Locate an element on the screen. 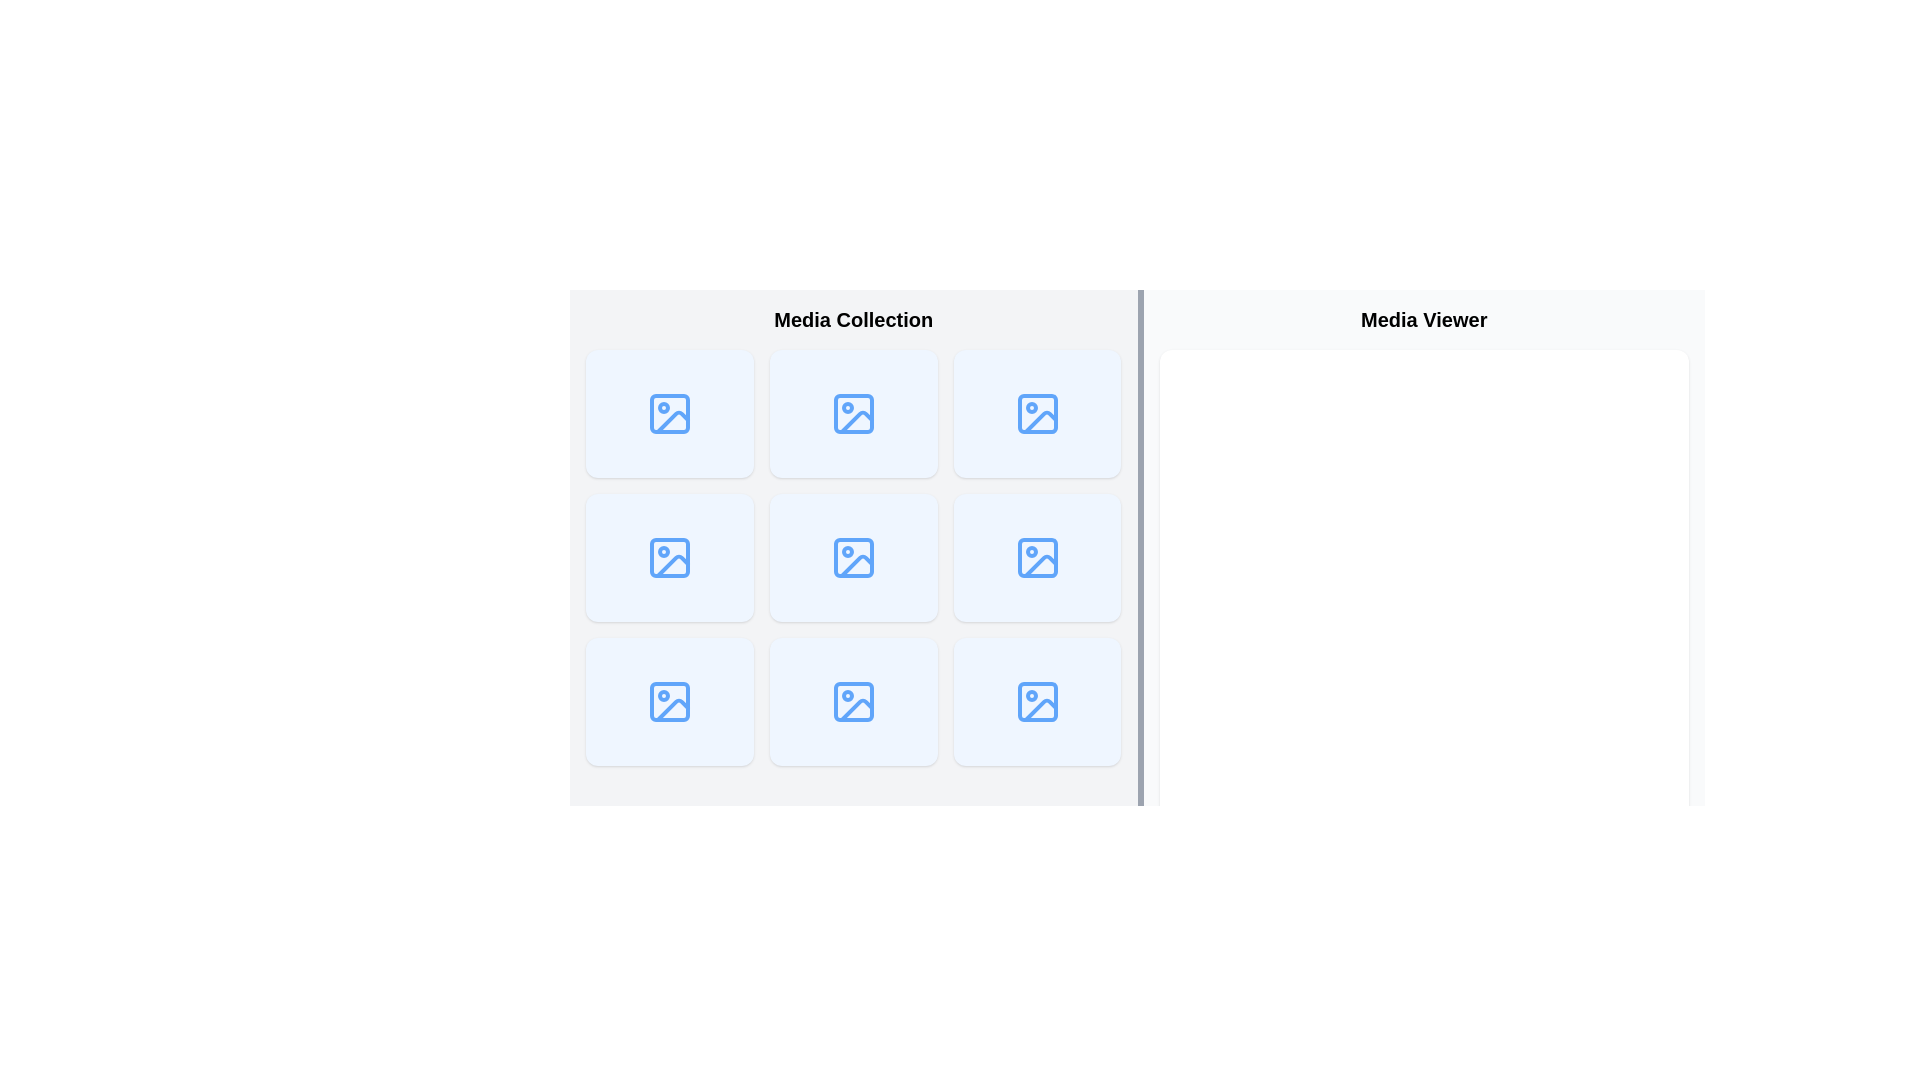 The image size is (1920, 1080). the third square icon representing an image in the 'Media Collection' section is located at coordinates (1037, 558).